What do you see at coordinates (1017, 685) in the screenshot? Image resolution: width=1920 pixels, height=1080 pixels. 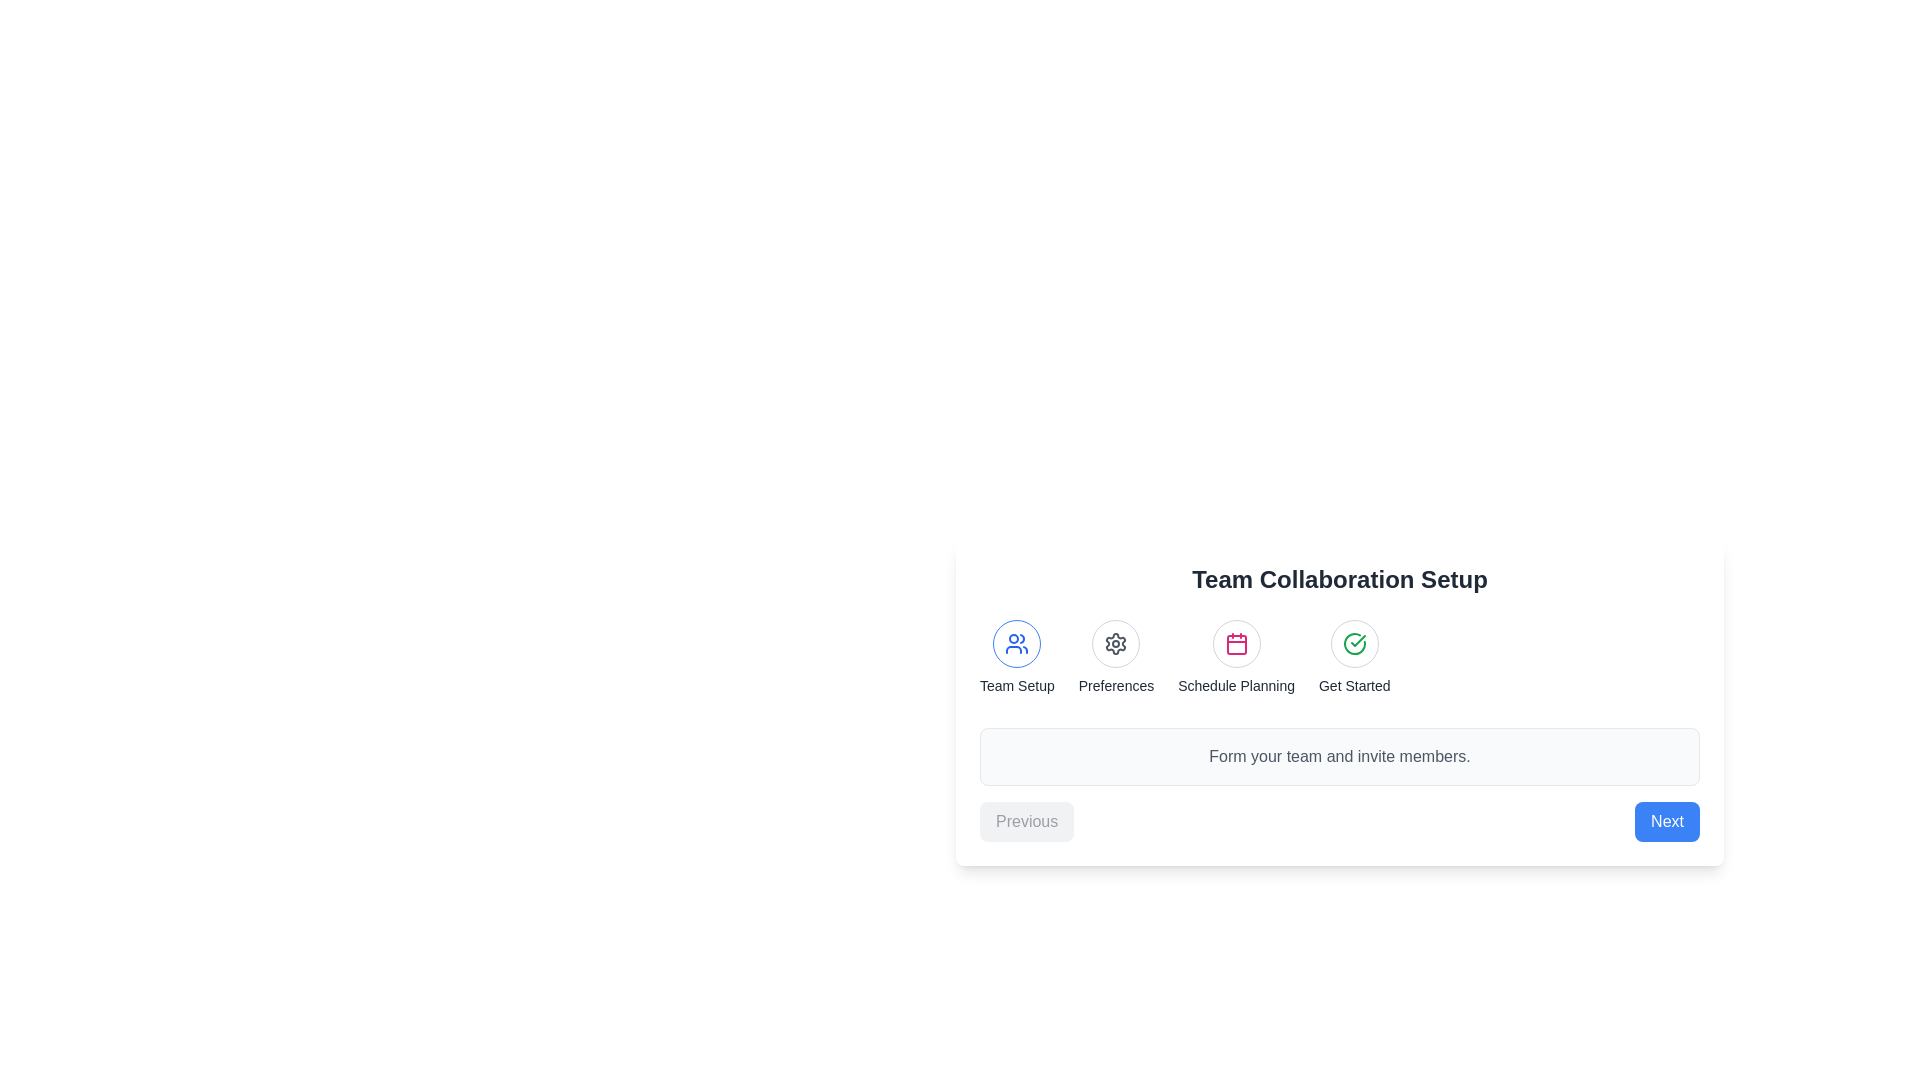 I see `the 'Team Setup' text label, which is displayed in a small, bold, dark gray font and is centered below the users' icon in the navigation component` at bounding box center [1017, 685].